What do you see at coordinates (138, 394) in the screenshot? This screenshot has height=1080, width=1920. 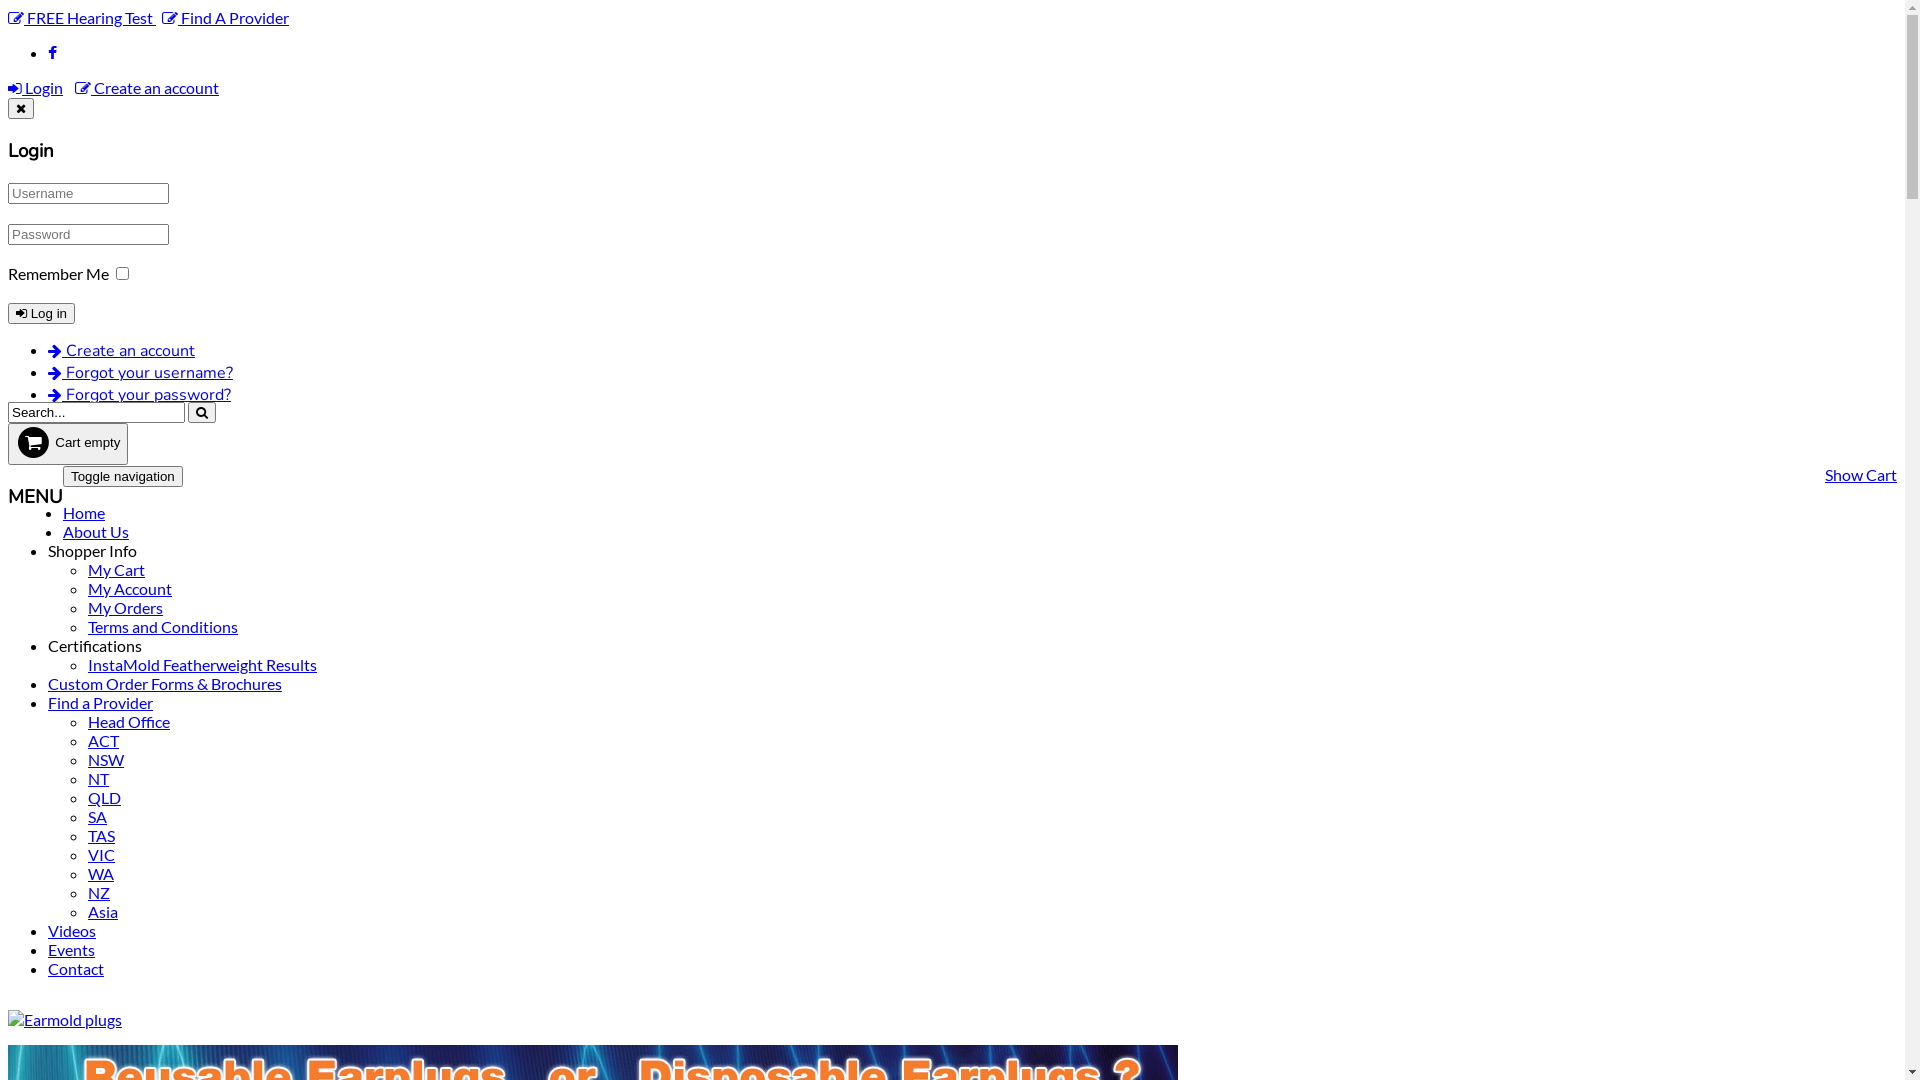 I see `'Forgot your password?'` at bounding box center [138, 394].